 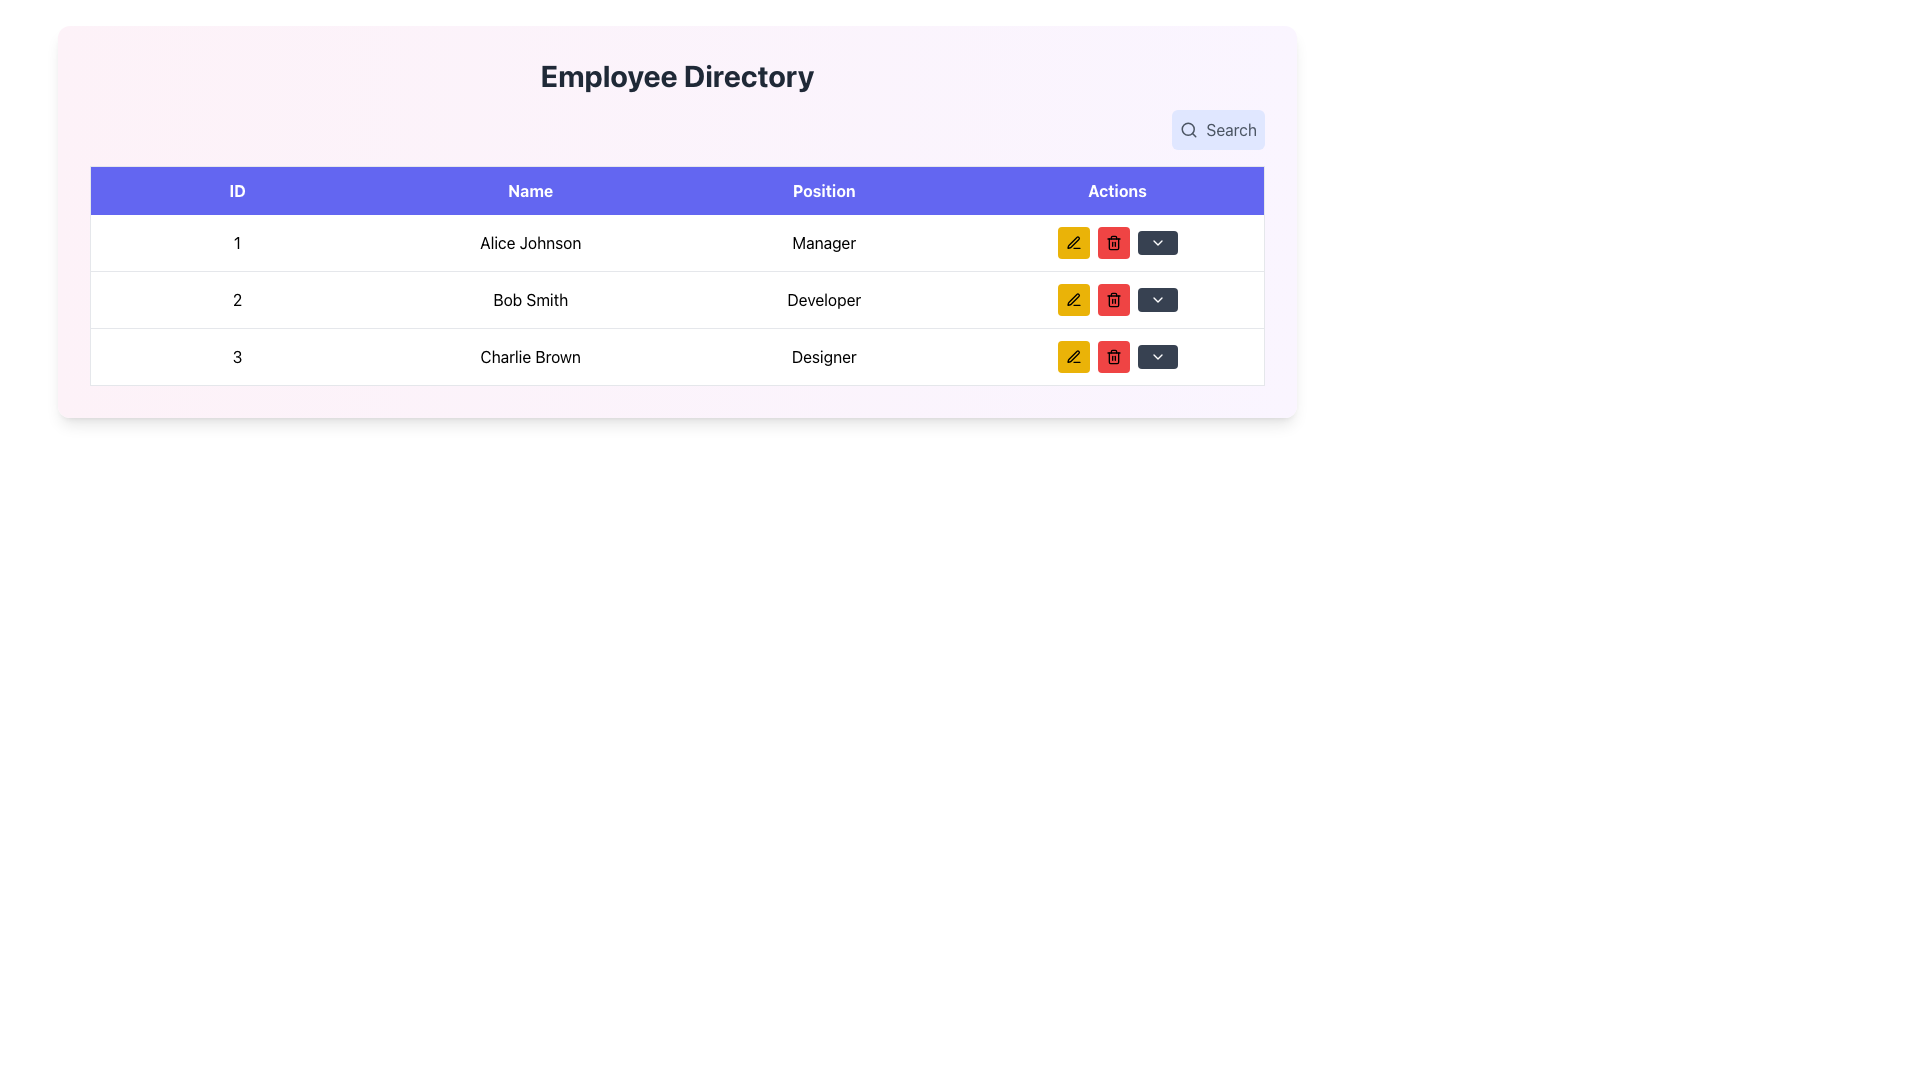 I want to click on the dropdown toggle button located in the 'Actions' column of the first row in the 'Employee Directory' interface, so click(x=1157, y=242).